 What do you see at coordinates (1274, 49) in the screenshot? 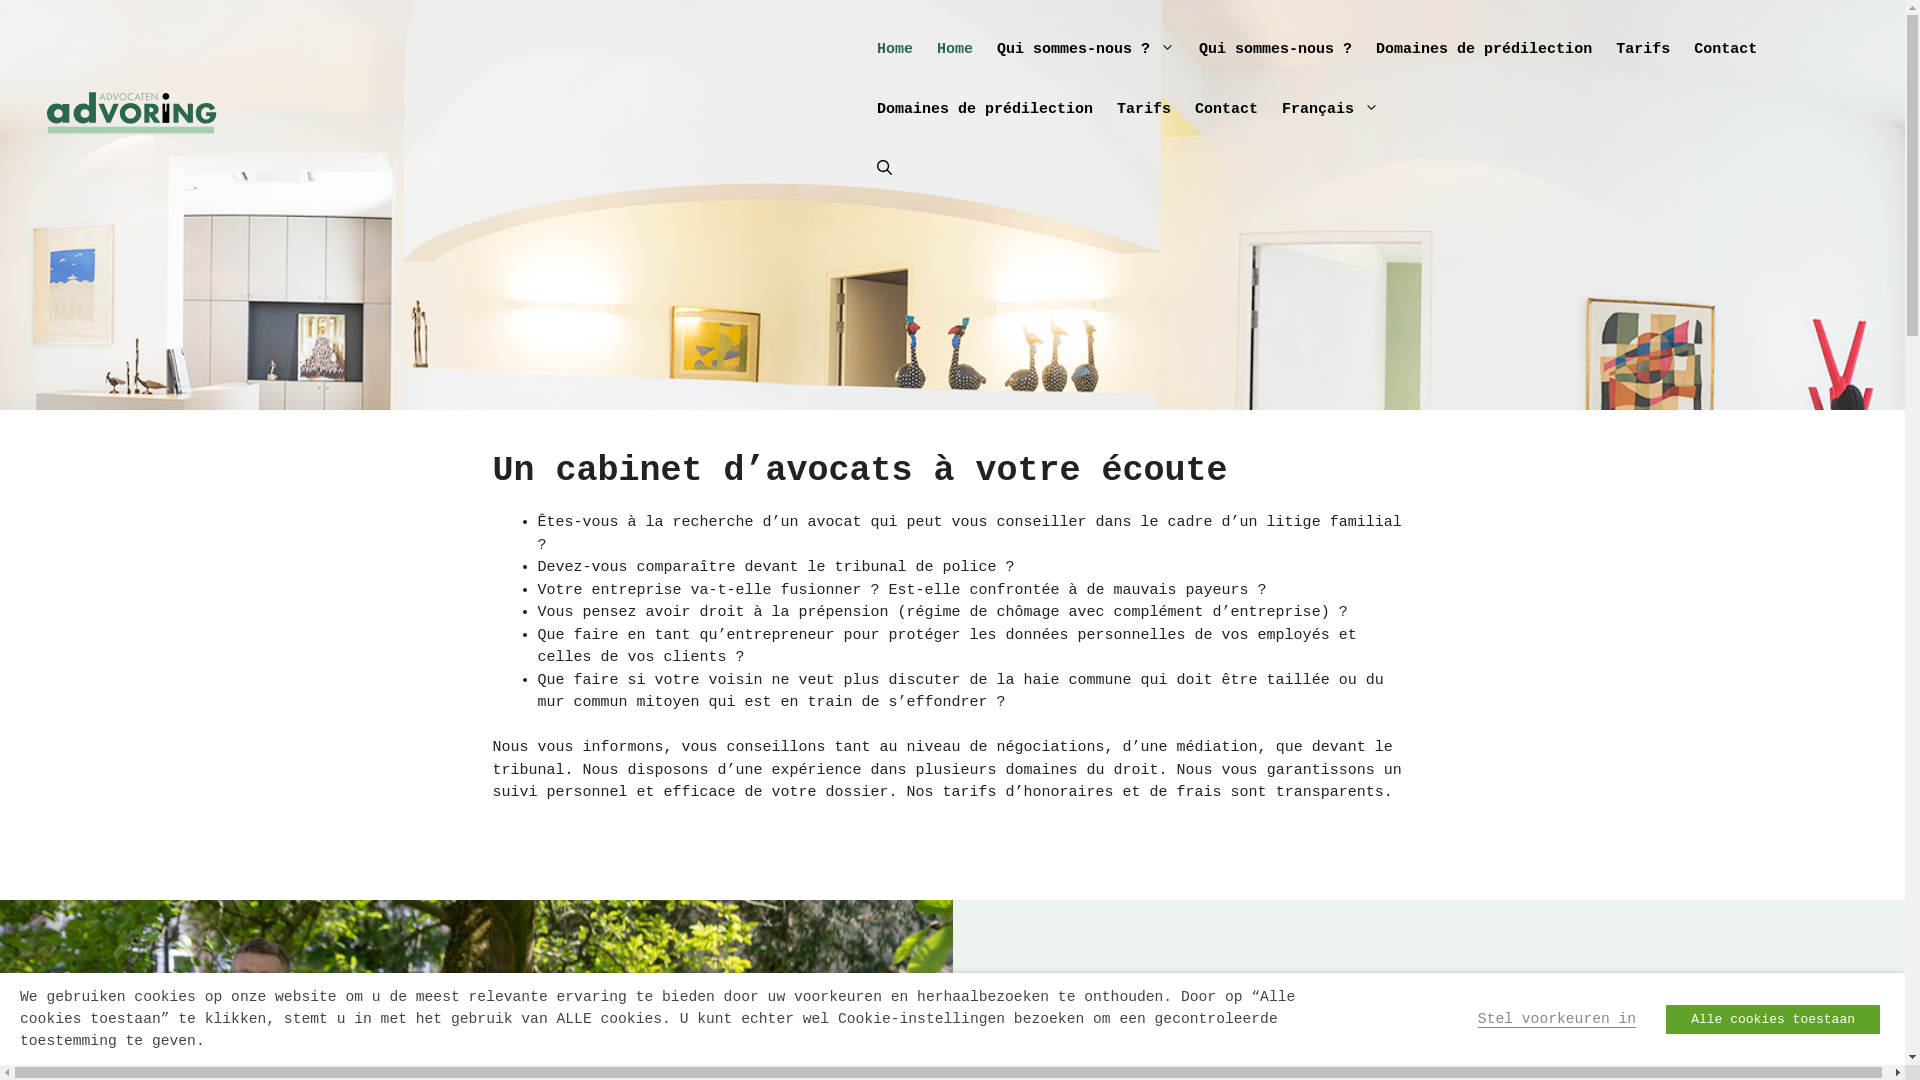
I see `'Qui sommes-nous ?'` at bounding box center [1274, 49].